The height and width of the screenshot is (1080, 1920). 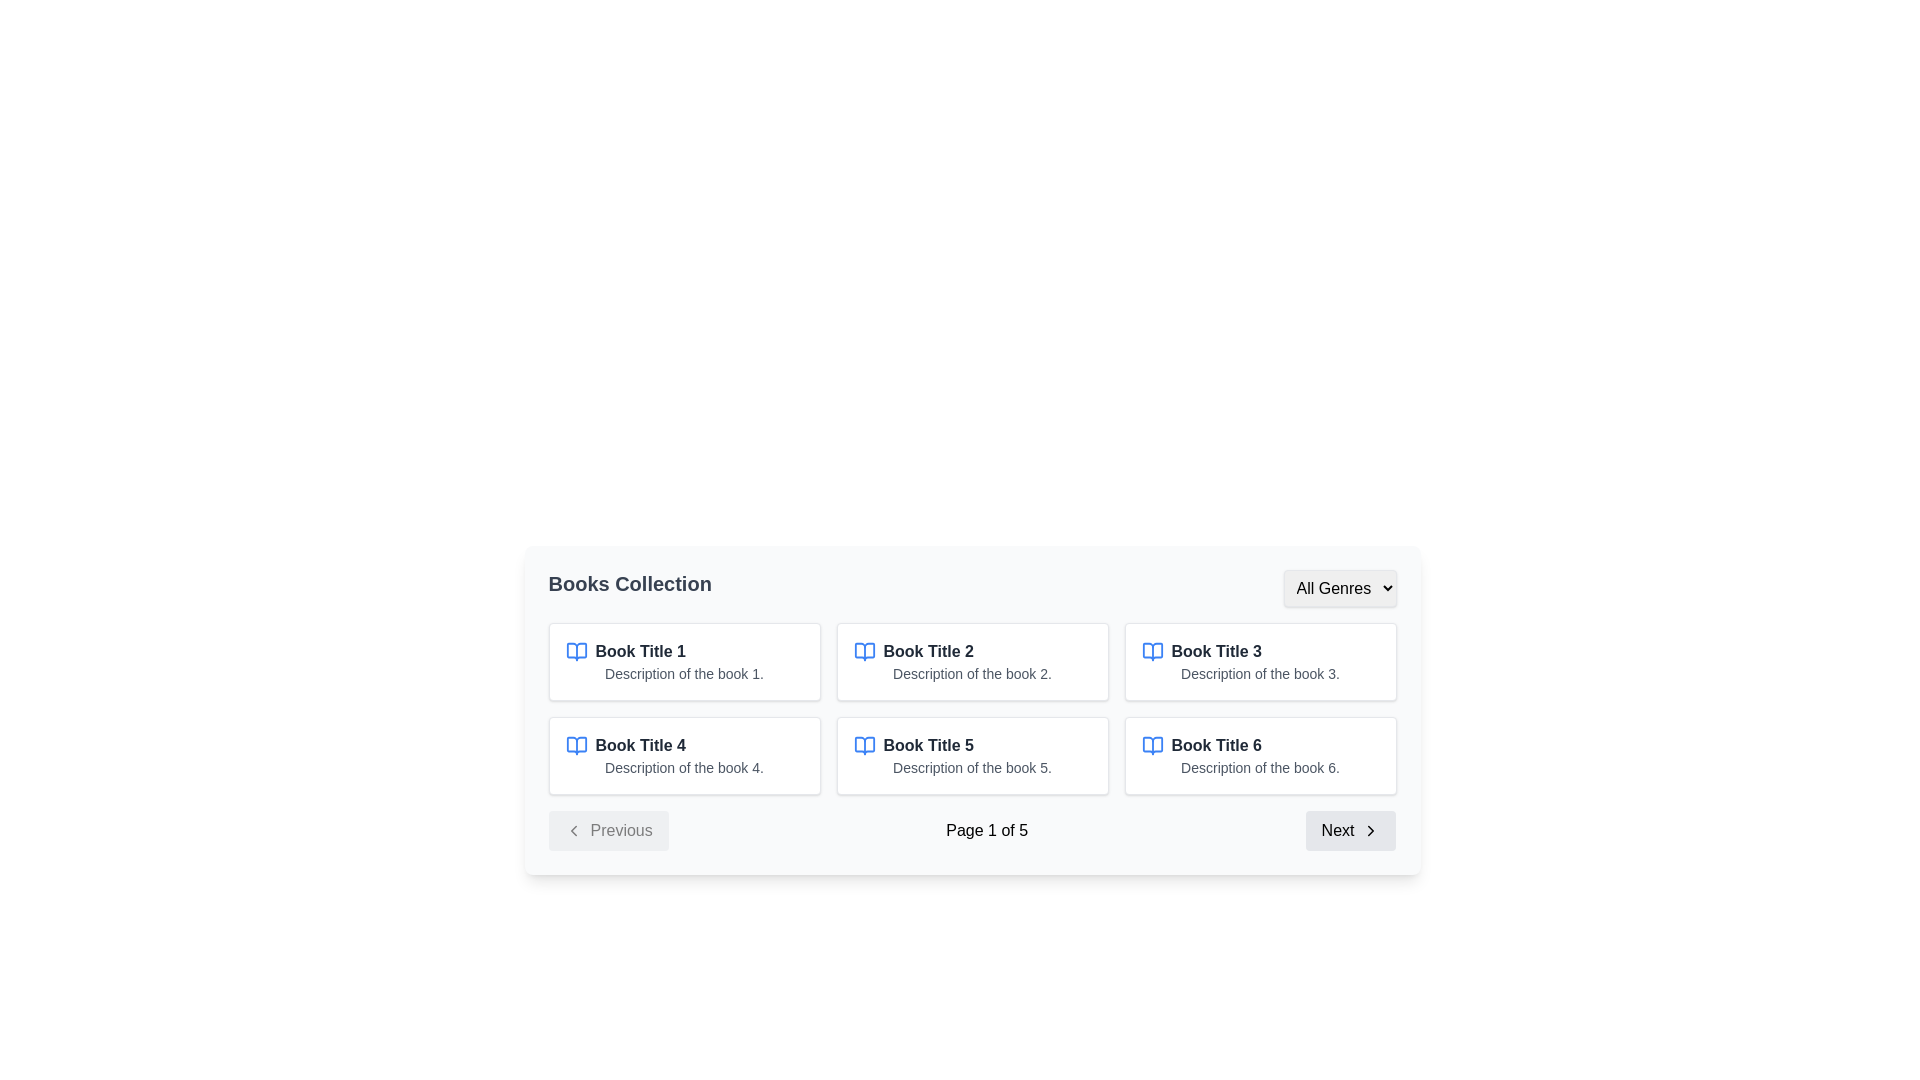 What do you see at coordinates (1215, 651) in the screenshot?
I see `the Text Label that represents the book title, positioned as the third item in the first row of a grid display, accompanied by an open book icon on the left` at bounding box center [1215, 651].